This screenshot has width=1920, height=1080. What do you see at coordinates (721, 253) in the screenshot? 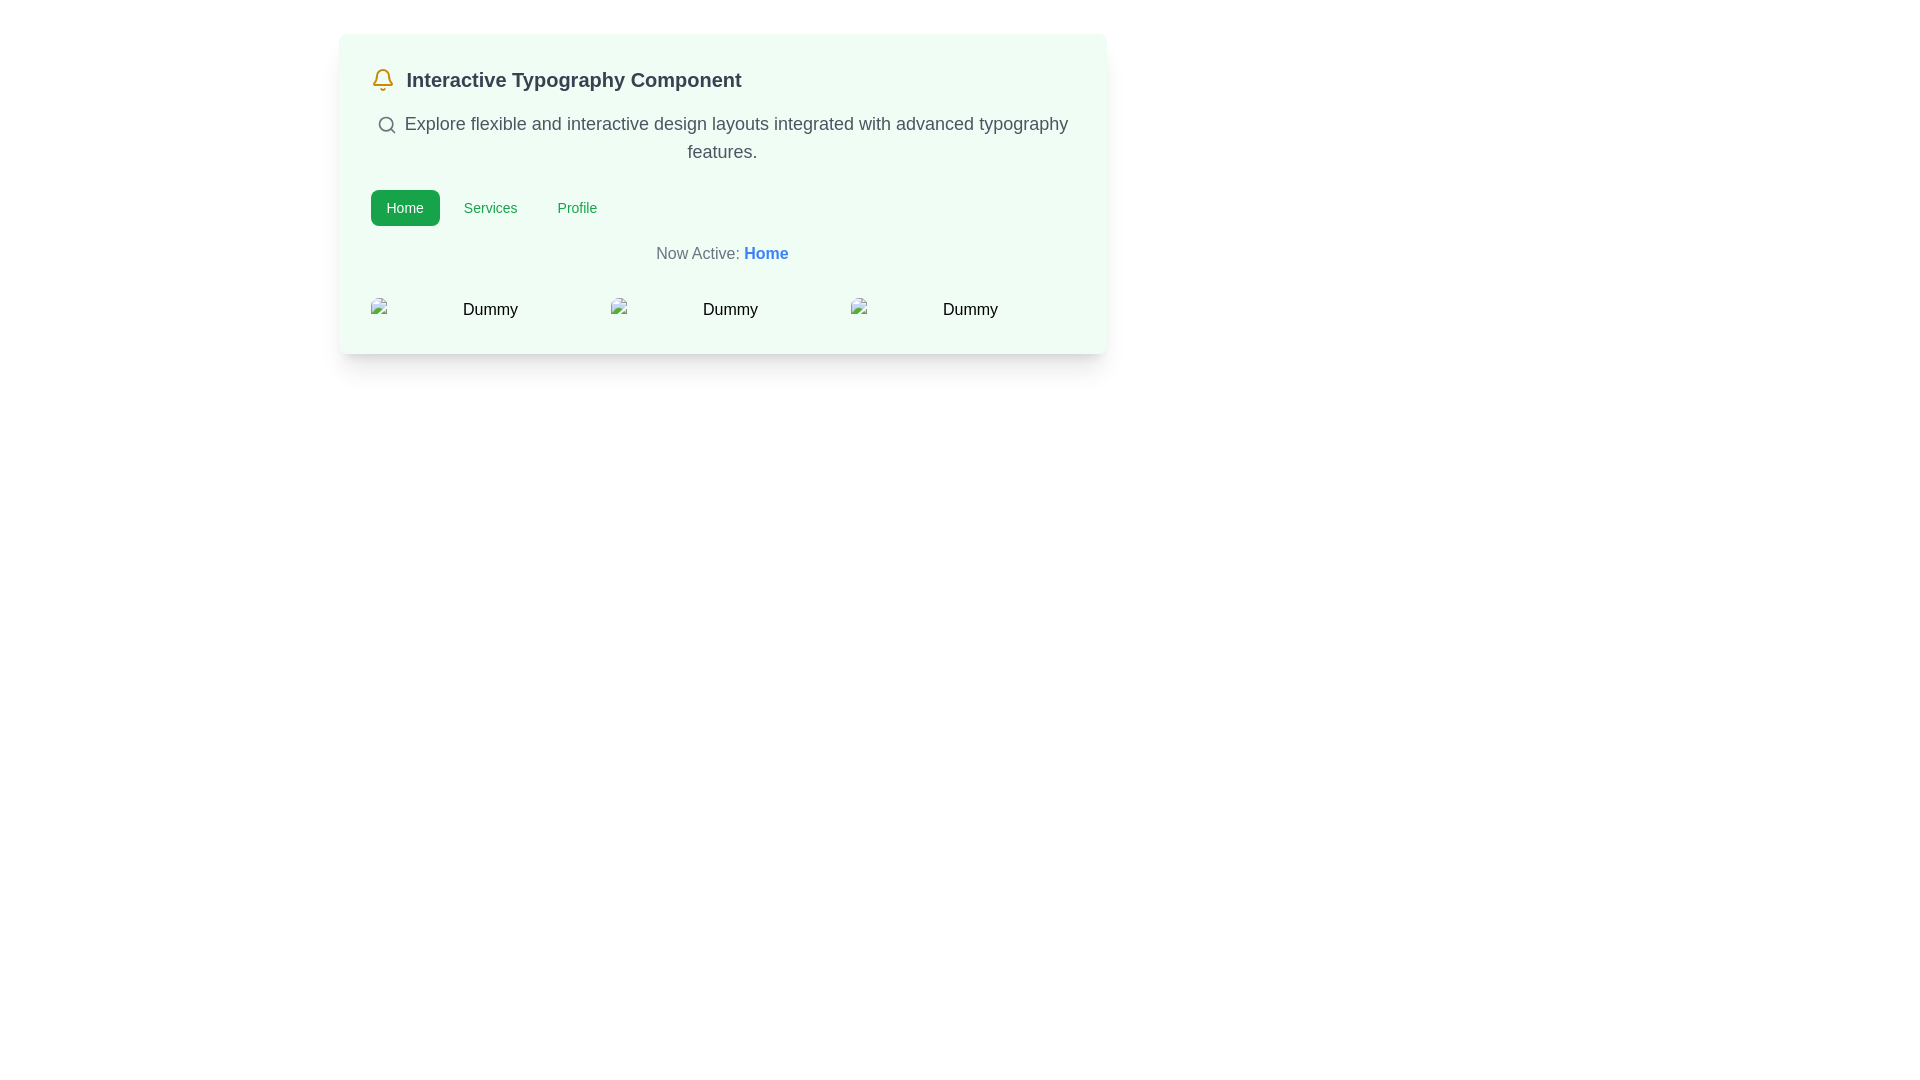
I see `text label displaying 'Now Active: Home', which is styled with 'Now Active:' in gray and 'Home' in bold blue, located in the green rounded rectangle below the buttons labeled 'Home', 'Services', and 'Profile'` at bounding box center [721, 253].